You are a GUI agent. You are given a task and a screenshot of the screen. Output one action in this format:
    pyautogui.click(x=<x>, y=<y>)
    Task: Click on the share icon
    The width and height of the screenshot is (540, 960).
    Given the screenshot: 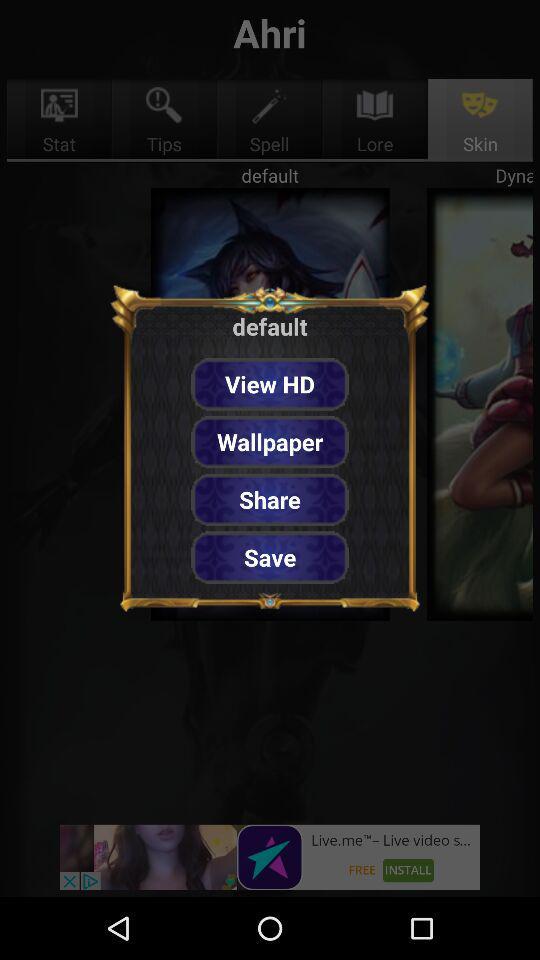 What is the action you would take?
    pyautogui.click(x=270, y=498)
    